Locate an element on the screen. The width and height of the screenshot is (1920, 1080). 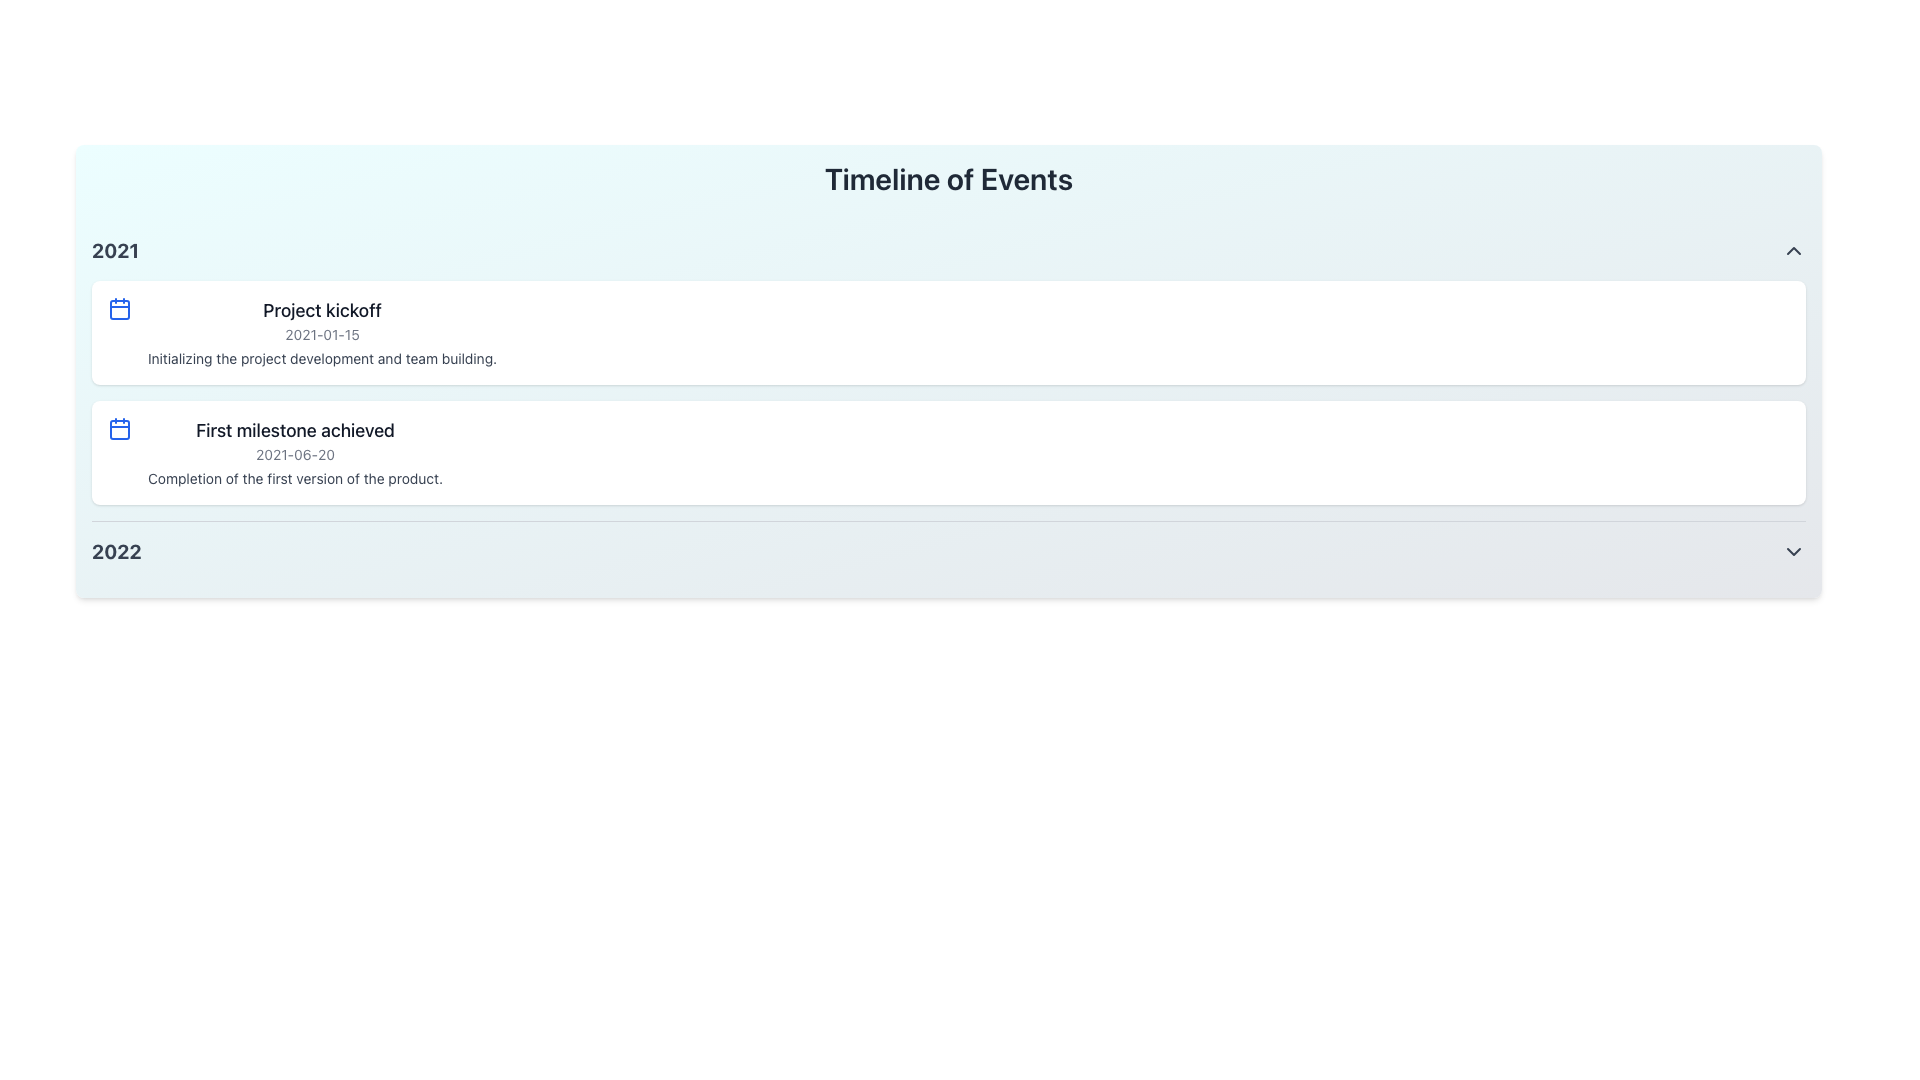
text content of the 'First milestone achieved' label, which is styled with a medium-weight font in dark gray color, located at the top of the second milestone entry in the 'Timeline of Events' section is located at coordinates (294, 430).